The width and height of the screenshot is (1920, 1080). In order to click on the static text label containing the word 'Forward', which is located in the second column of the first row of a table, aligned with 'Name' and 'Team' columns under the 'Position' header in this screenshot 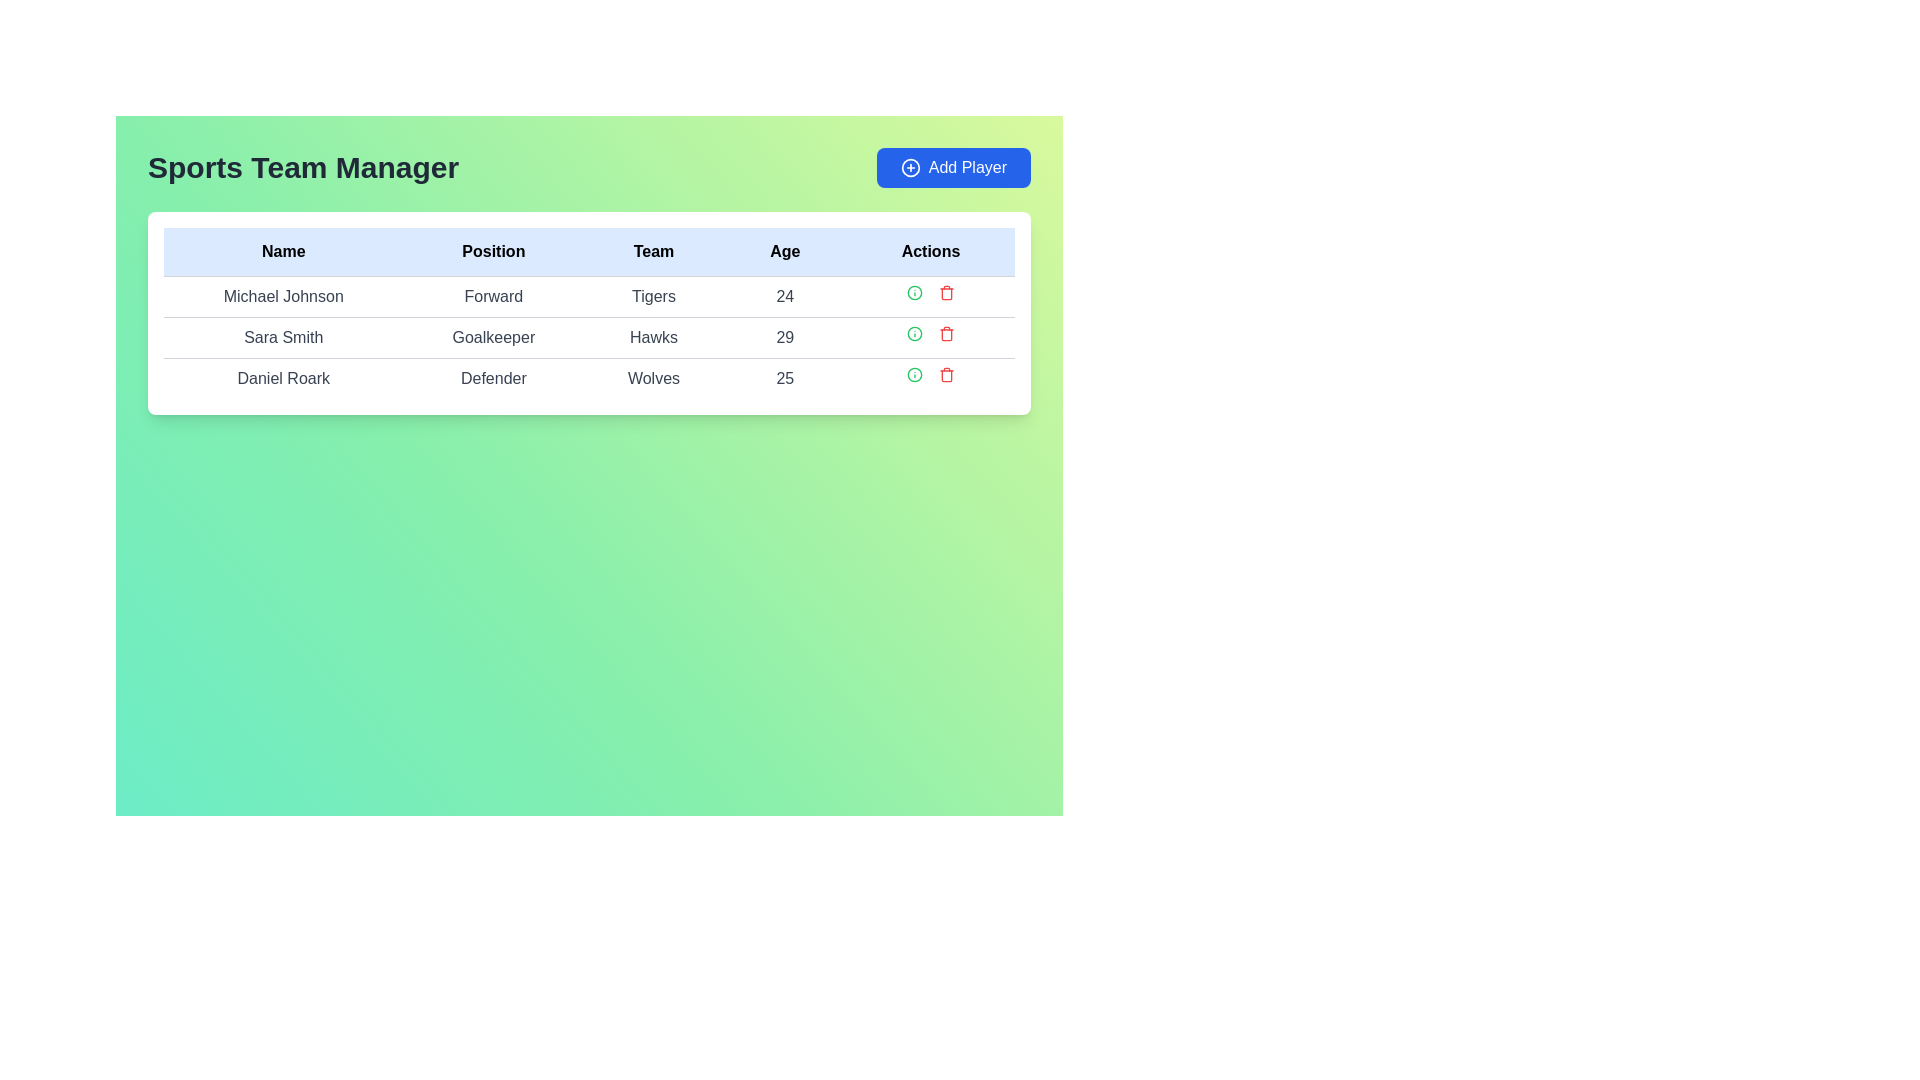, I will do `click(493, 297)`.